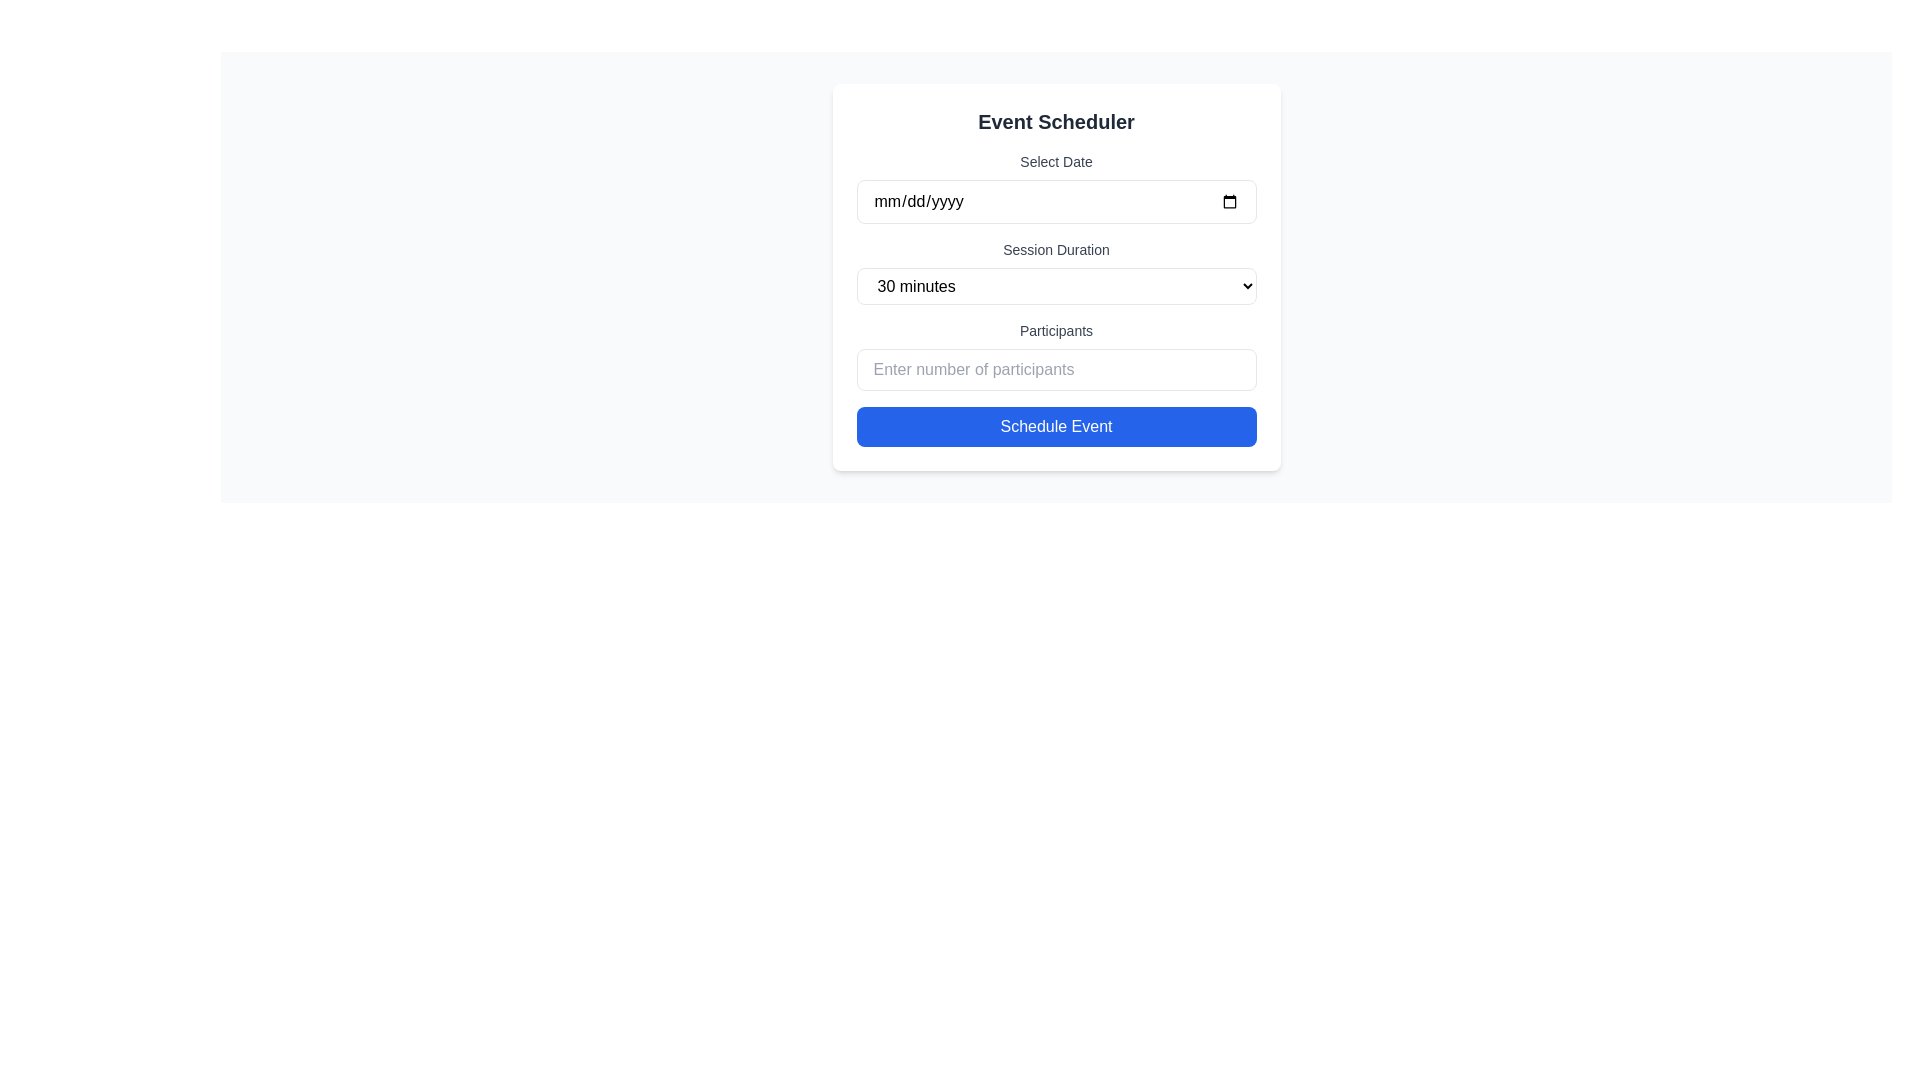  What do you see at coordinates (1055, 426) in the screenshot?
I see `the 'Schedule Event' button located at the bottom of the form` at bounding box center [1055, 426].